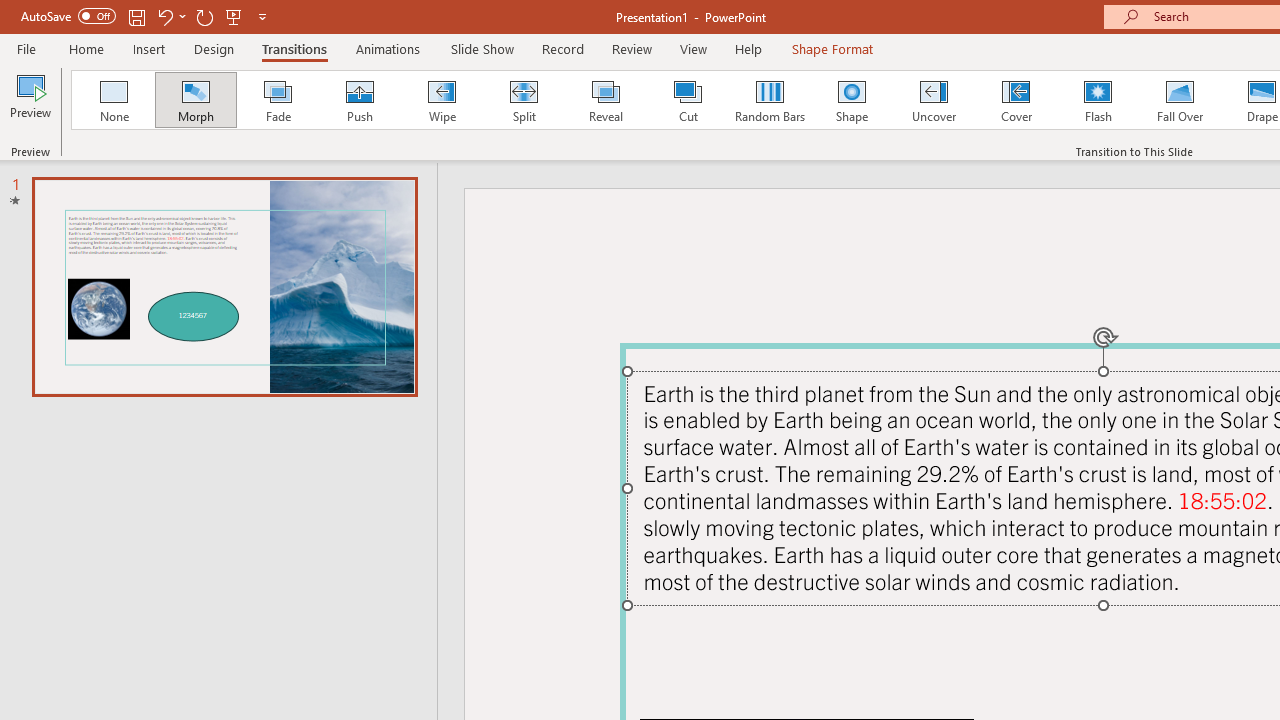  What do you see at coordinates (1180, 100) in the screenshot?
I see `'Fall Over'` at bounding box center [1180, 100].